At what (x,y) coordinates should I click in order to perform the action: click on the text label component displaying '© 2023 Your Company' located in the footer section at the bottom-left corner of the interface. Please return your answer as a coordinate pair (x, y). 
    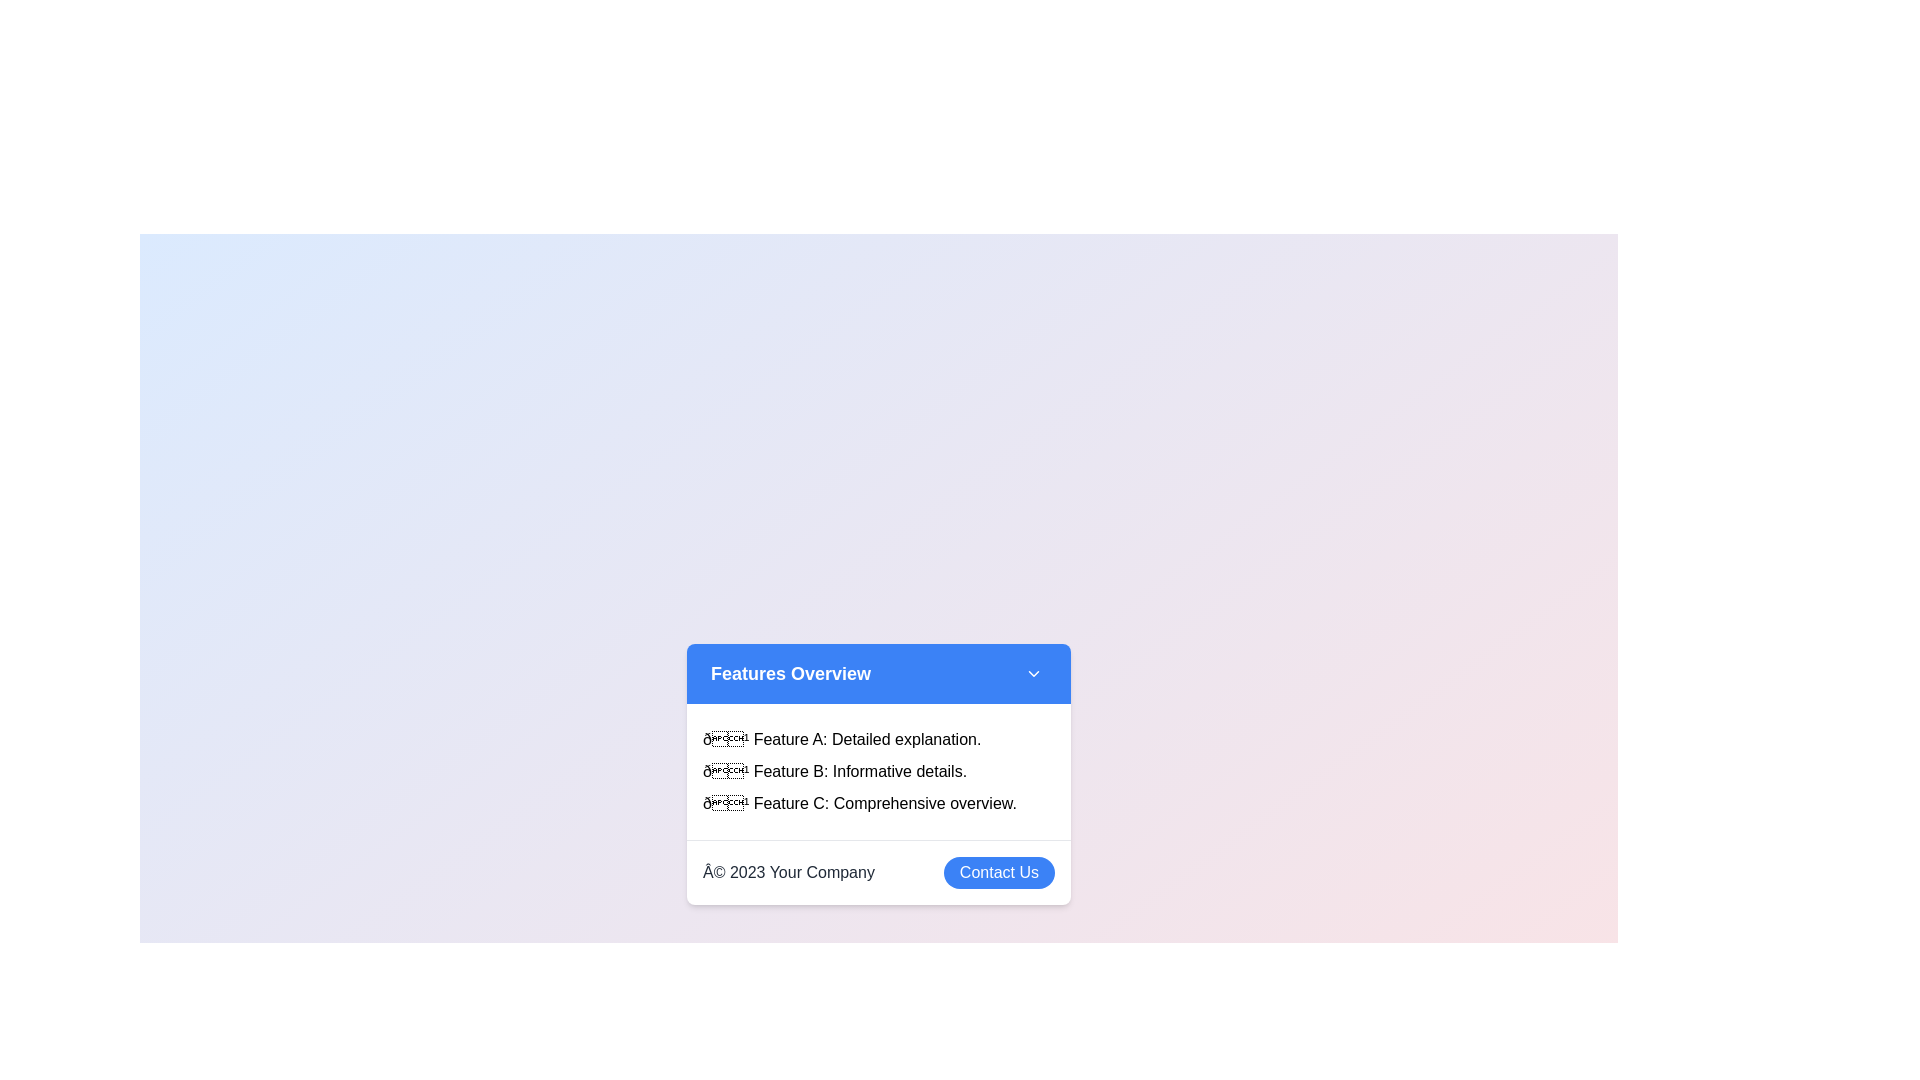
    Looking at the image, I should click on (787, 871).